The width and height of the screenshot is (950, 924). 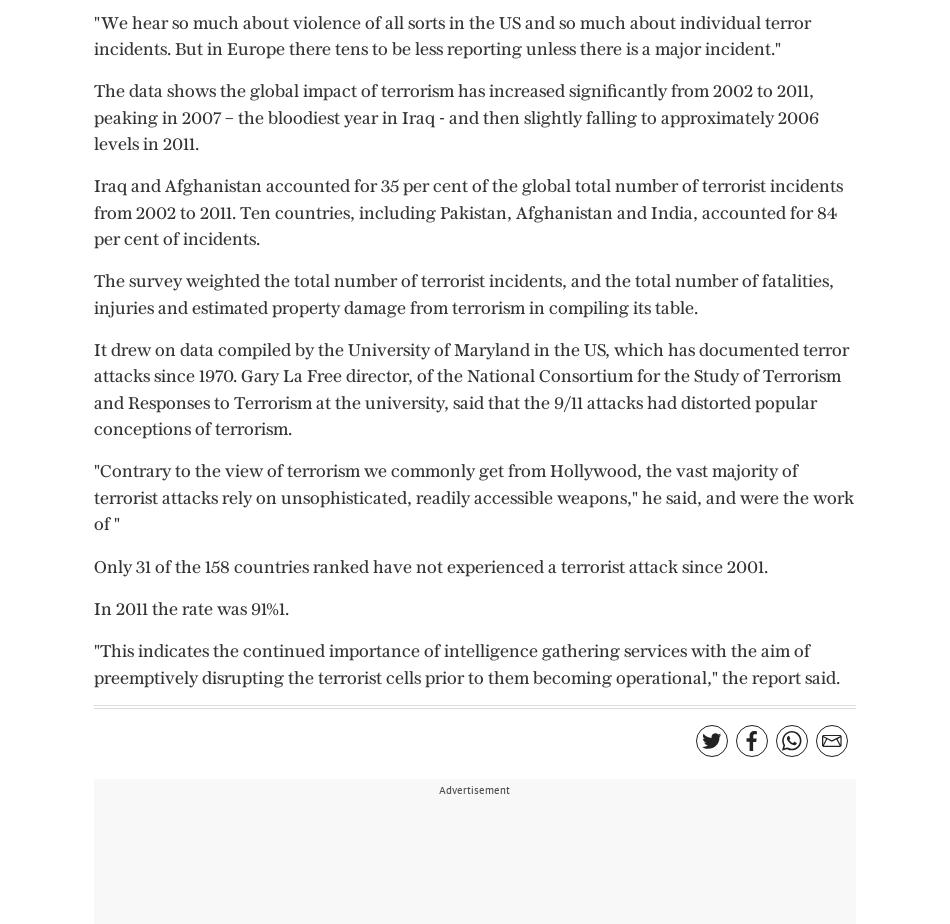 What do you see at coordinates (357, 133) in the screenshot?
I see `'Wine Cellar'` at bounding box center [357, 133].